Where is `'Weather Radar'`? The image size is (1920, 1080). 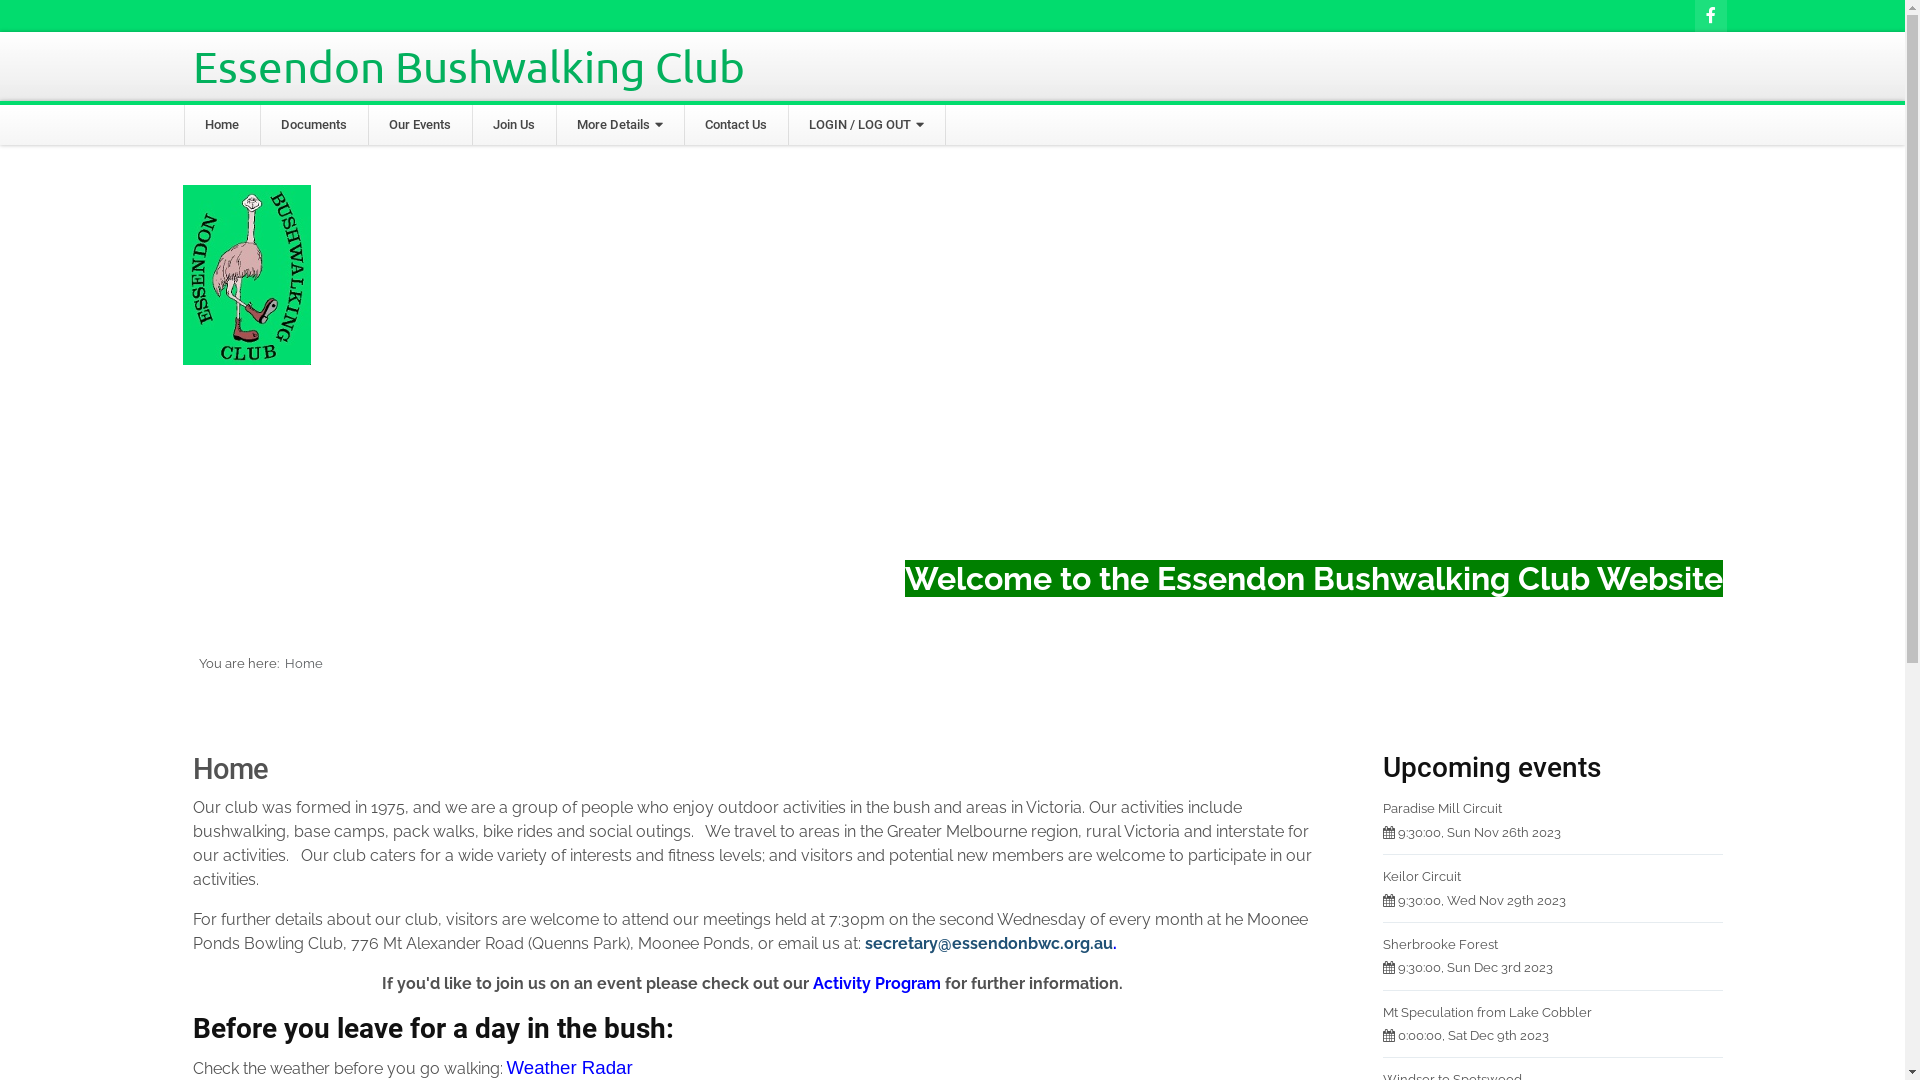 'Weather Radar' is located at coordinates (568, 1066).